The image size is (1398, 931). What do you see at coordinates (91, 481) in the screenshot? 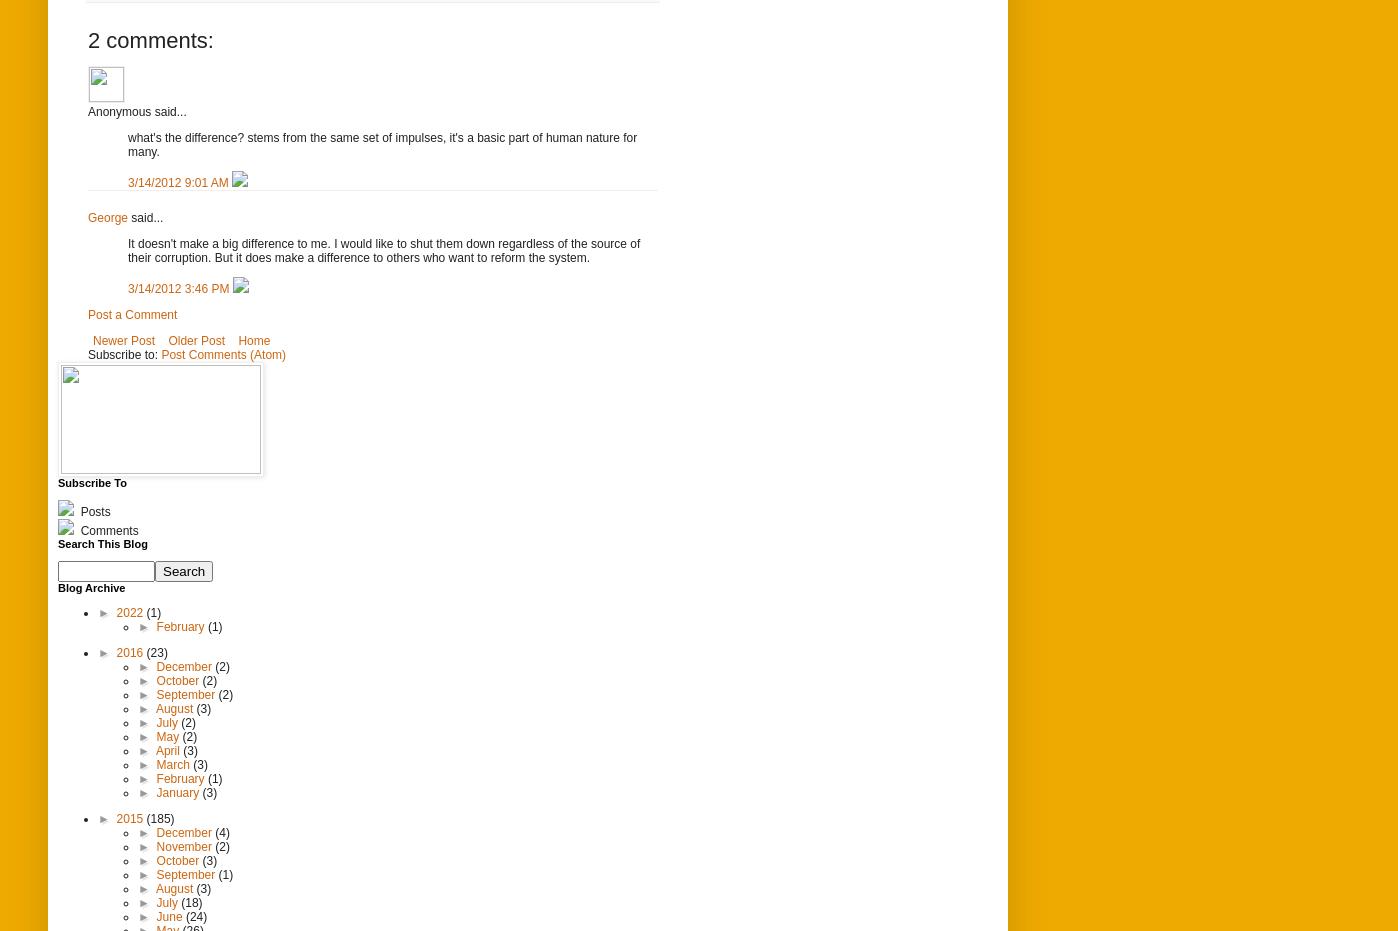
I see `'Subscribe To'` at bounding box center [91, 481].